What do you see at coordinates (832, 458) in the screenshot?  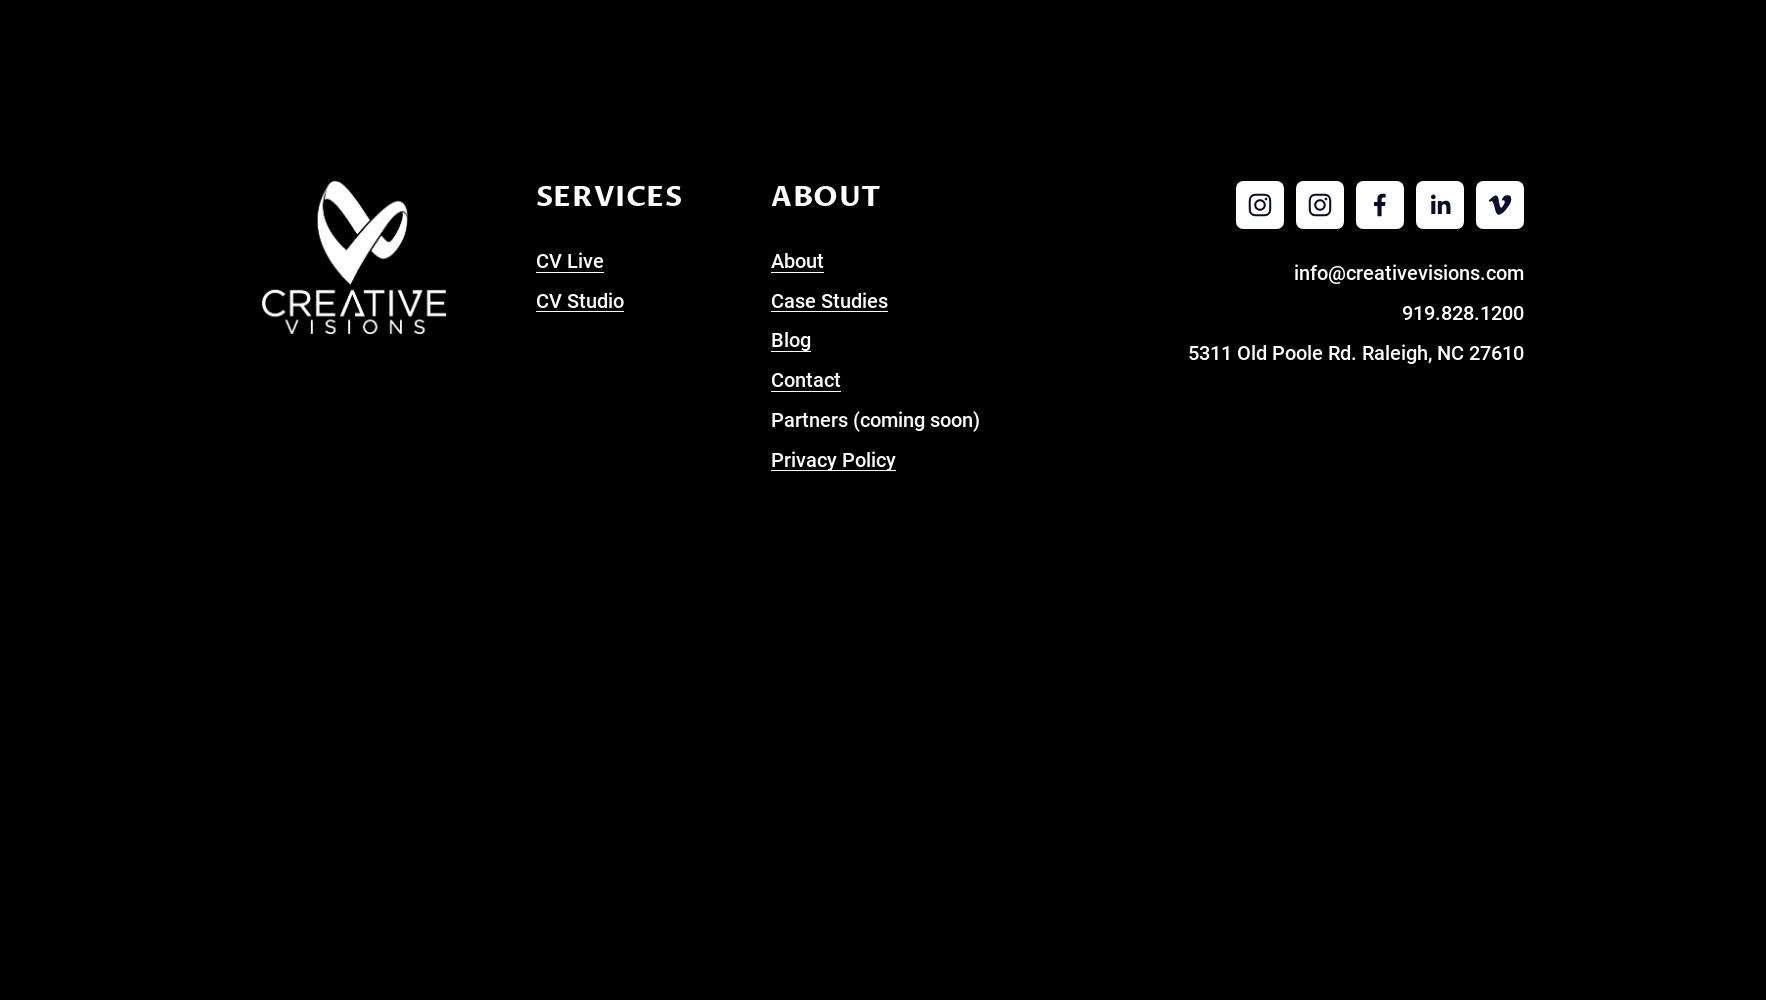 I see `'Privacy Policy'` at bounding box center [832, 458].